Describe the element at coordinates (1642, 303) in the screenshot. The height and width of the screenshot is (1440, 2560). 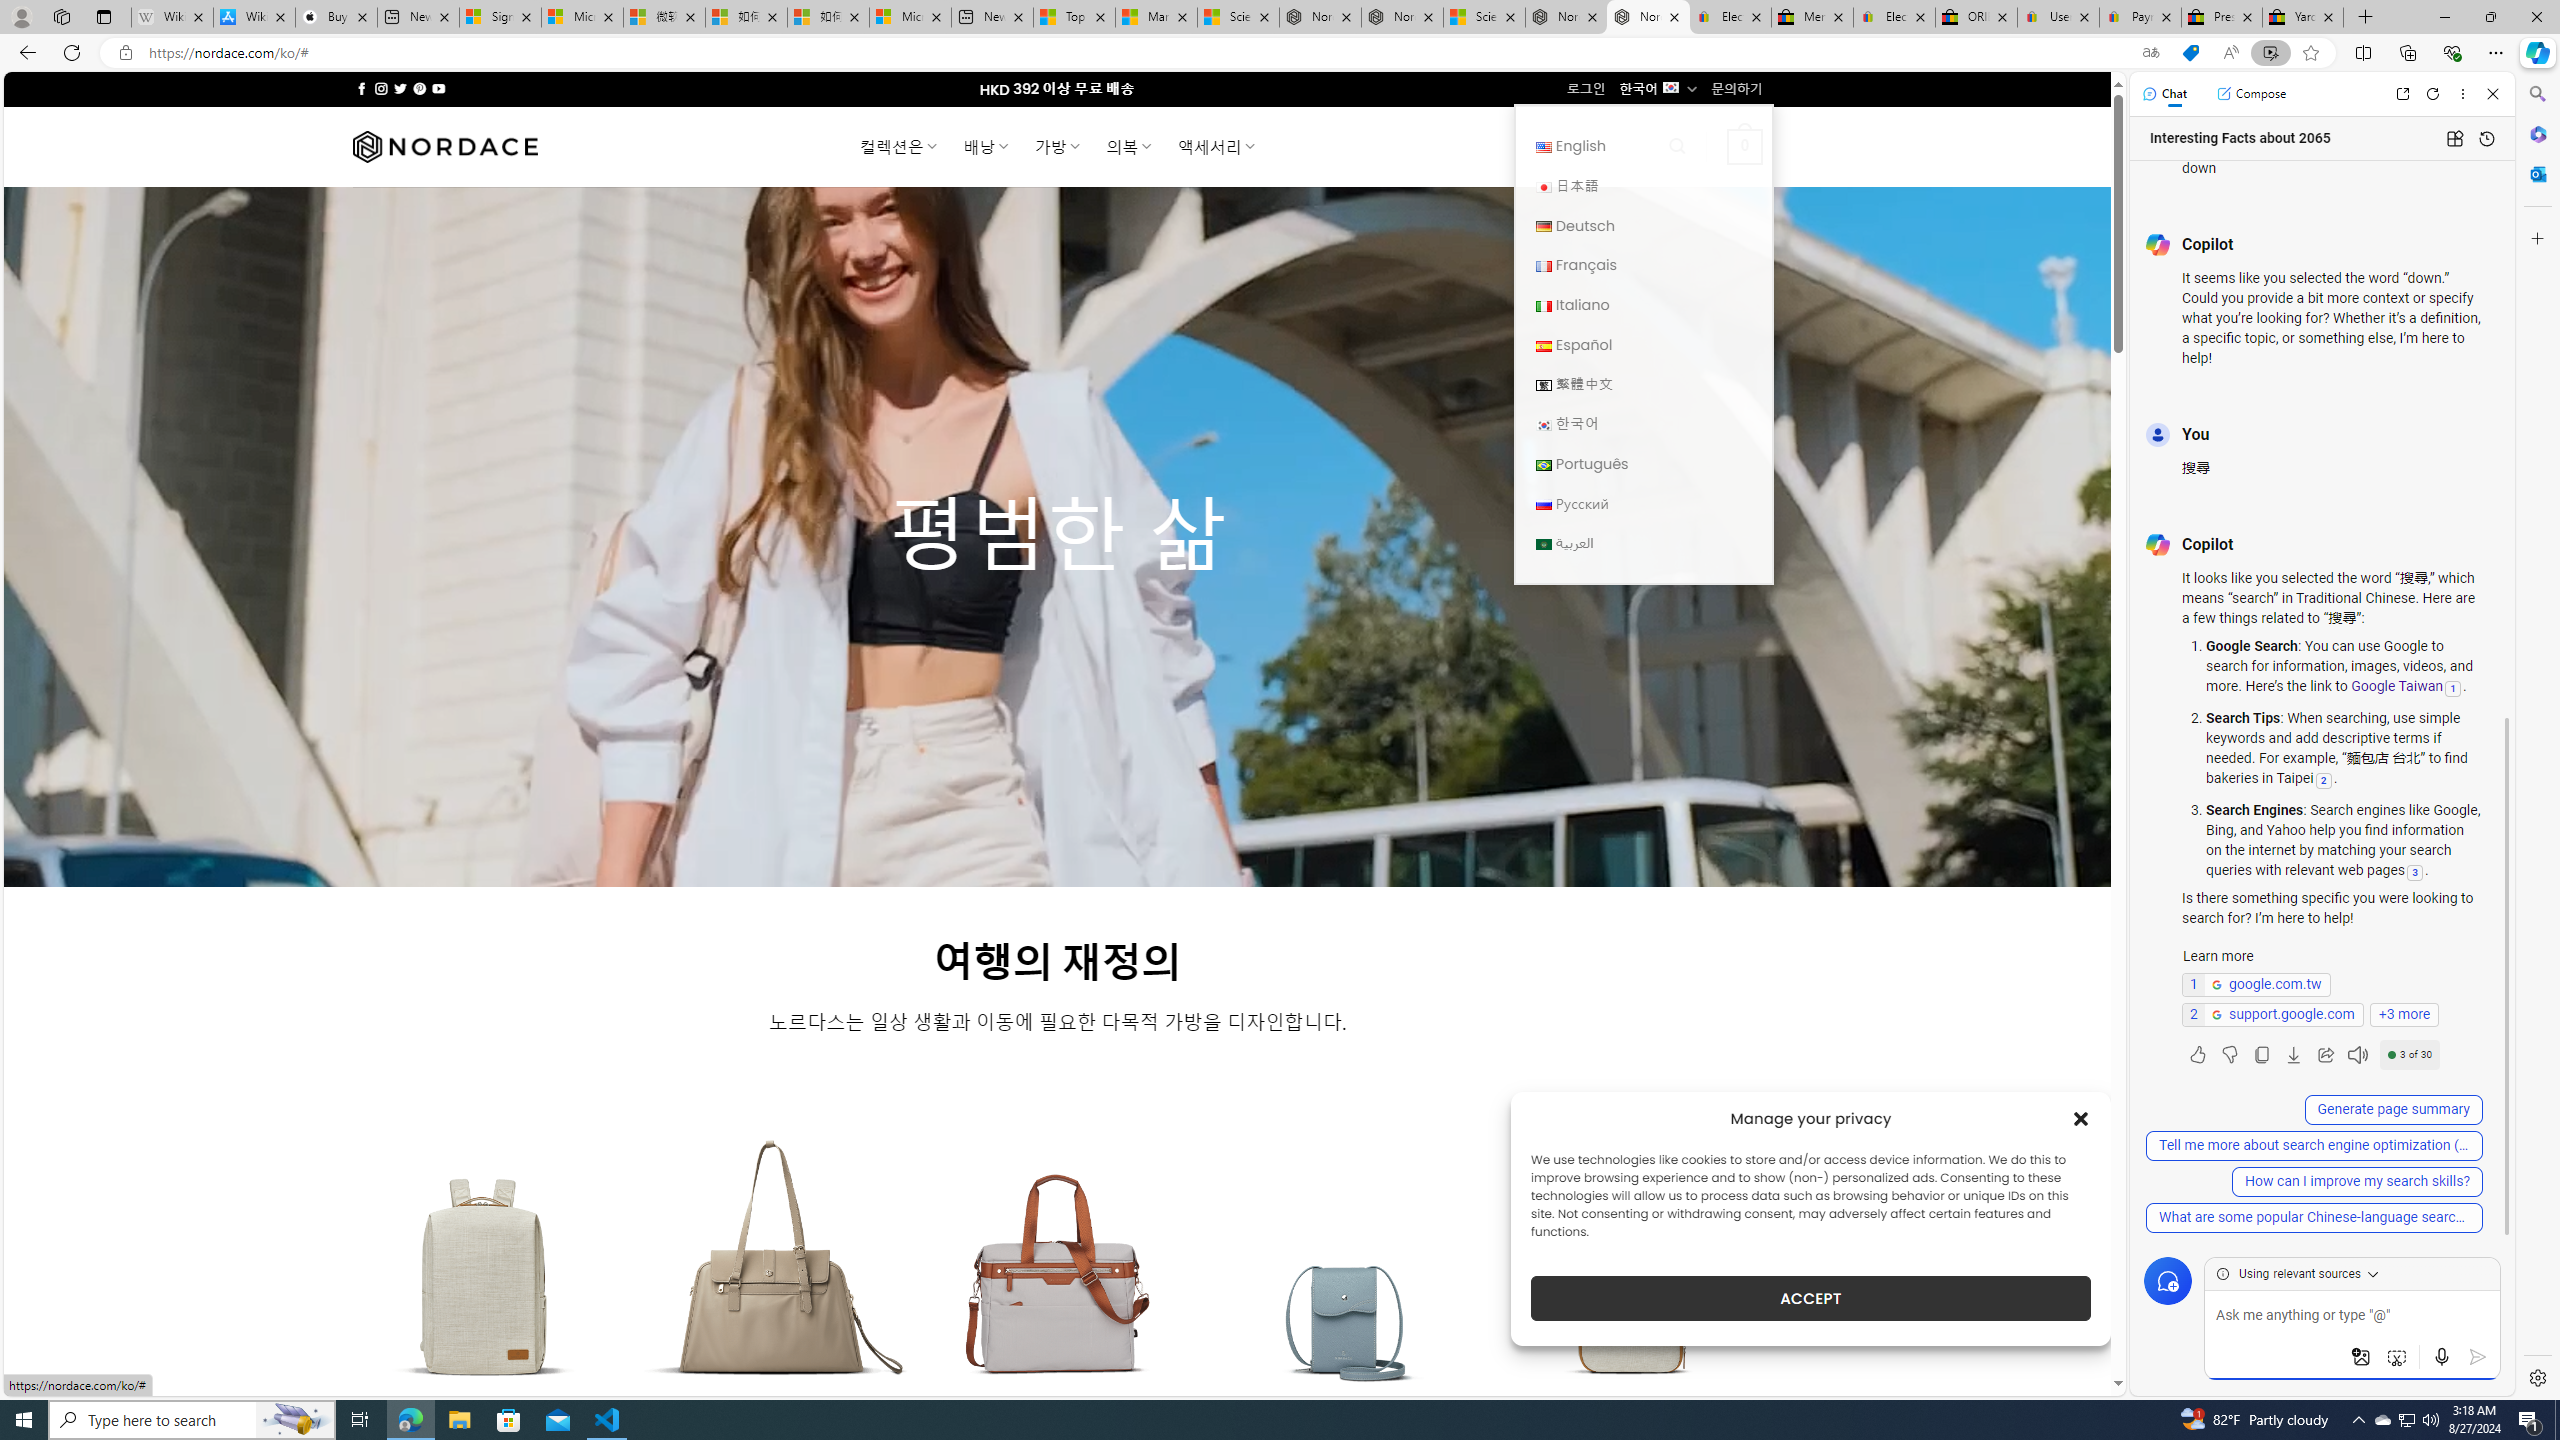
I see `'Italiano Italiano'` at that location.